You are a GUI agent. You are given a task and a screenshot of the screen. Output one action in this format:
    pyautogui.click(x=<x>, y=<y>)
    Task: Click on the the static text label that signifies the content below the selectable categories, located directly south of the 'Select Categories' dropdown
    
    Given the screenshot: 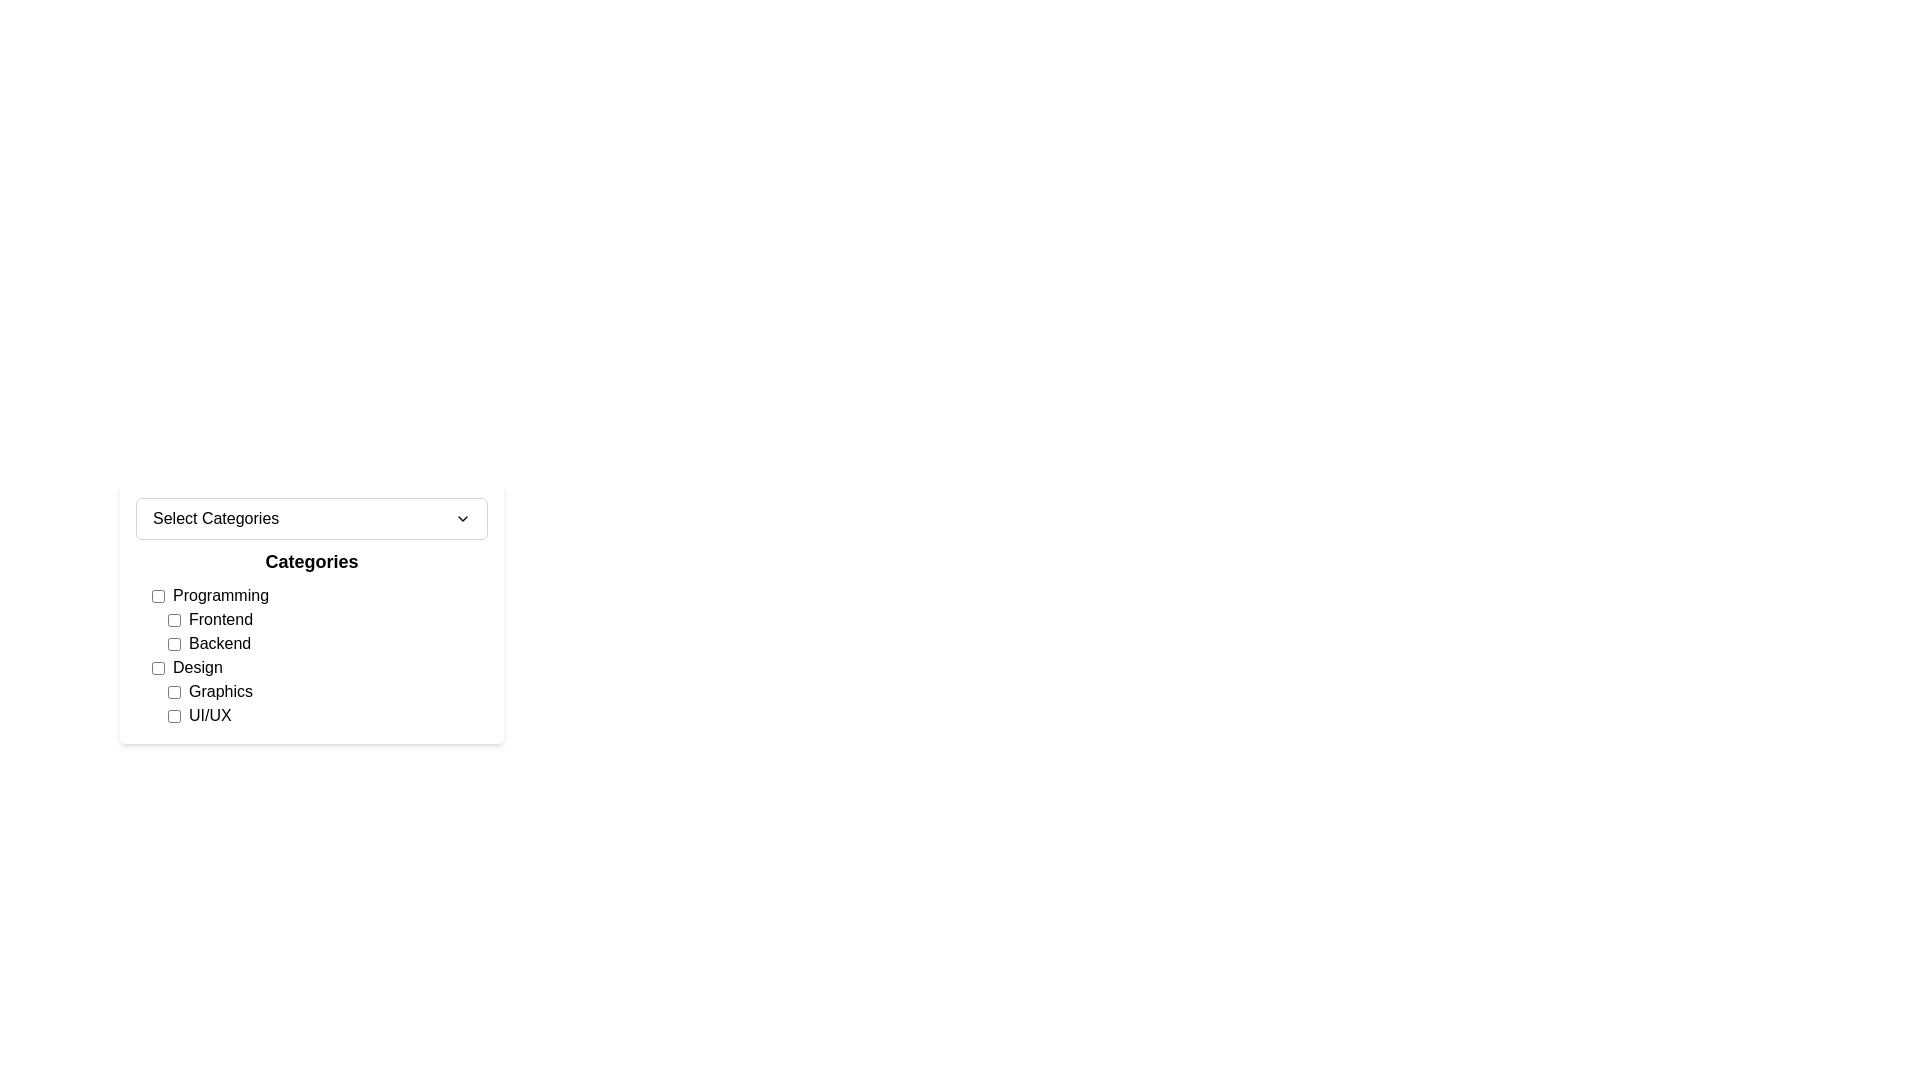 What is the action you would take?
    pyautogui.click(x=311, y=562)
    